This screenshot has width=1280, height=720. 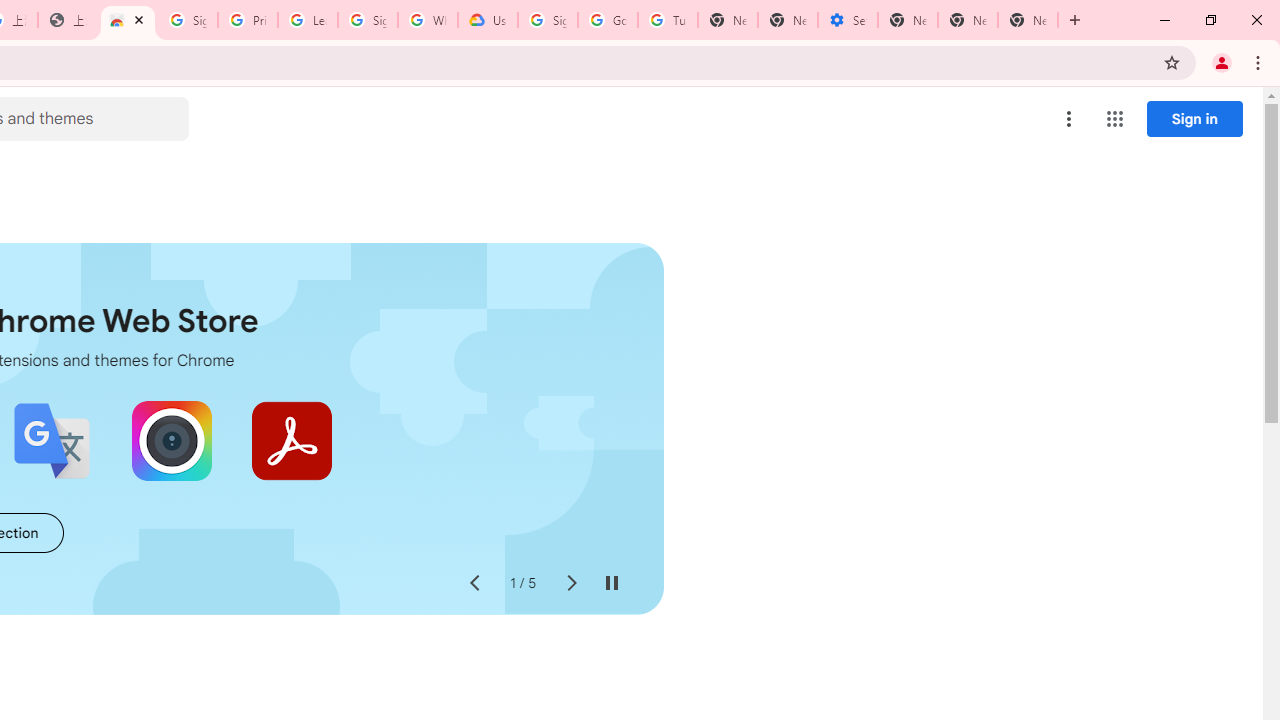 What do you see at coordinates (187, 20) in the screenshot?
I see `'Sign in - Google Accounts'` at bounding box center [187, 20].